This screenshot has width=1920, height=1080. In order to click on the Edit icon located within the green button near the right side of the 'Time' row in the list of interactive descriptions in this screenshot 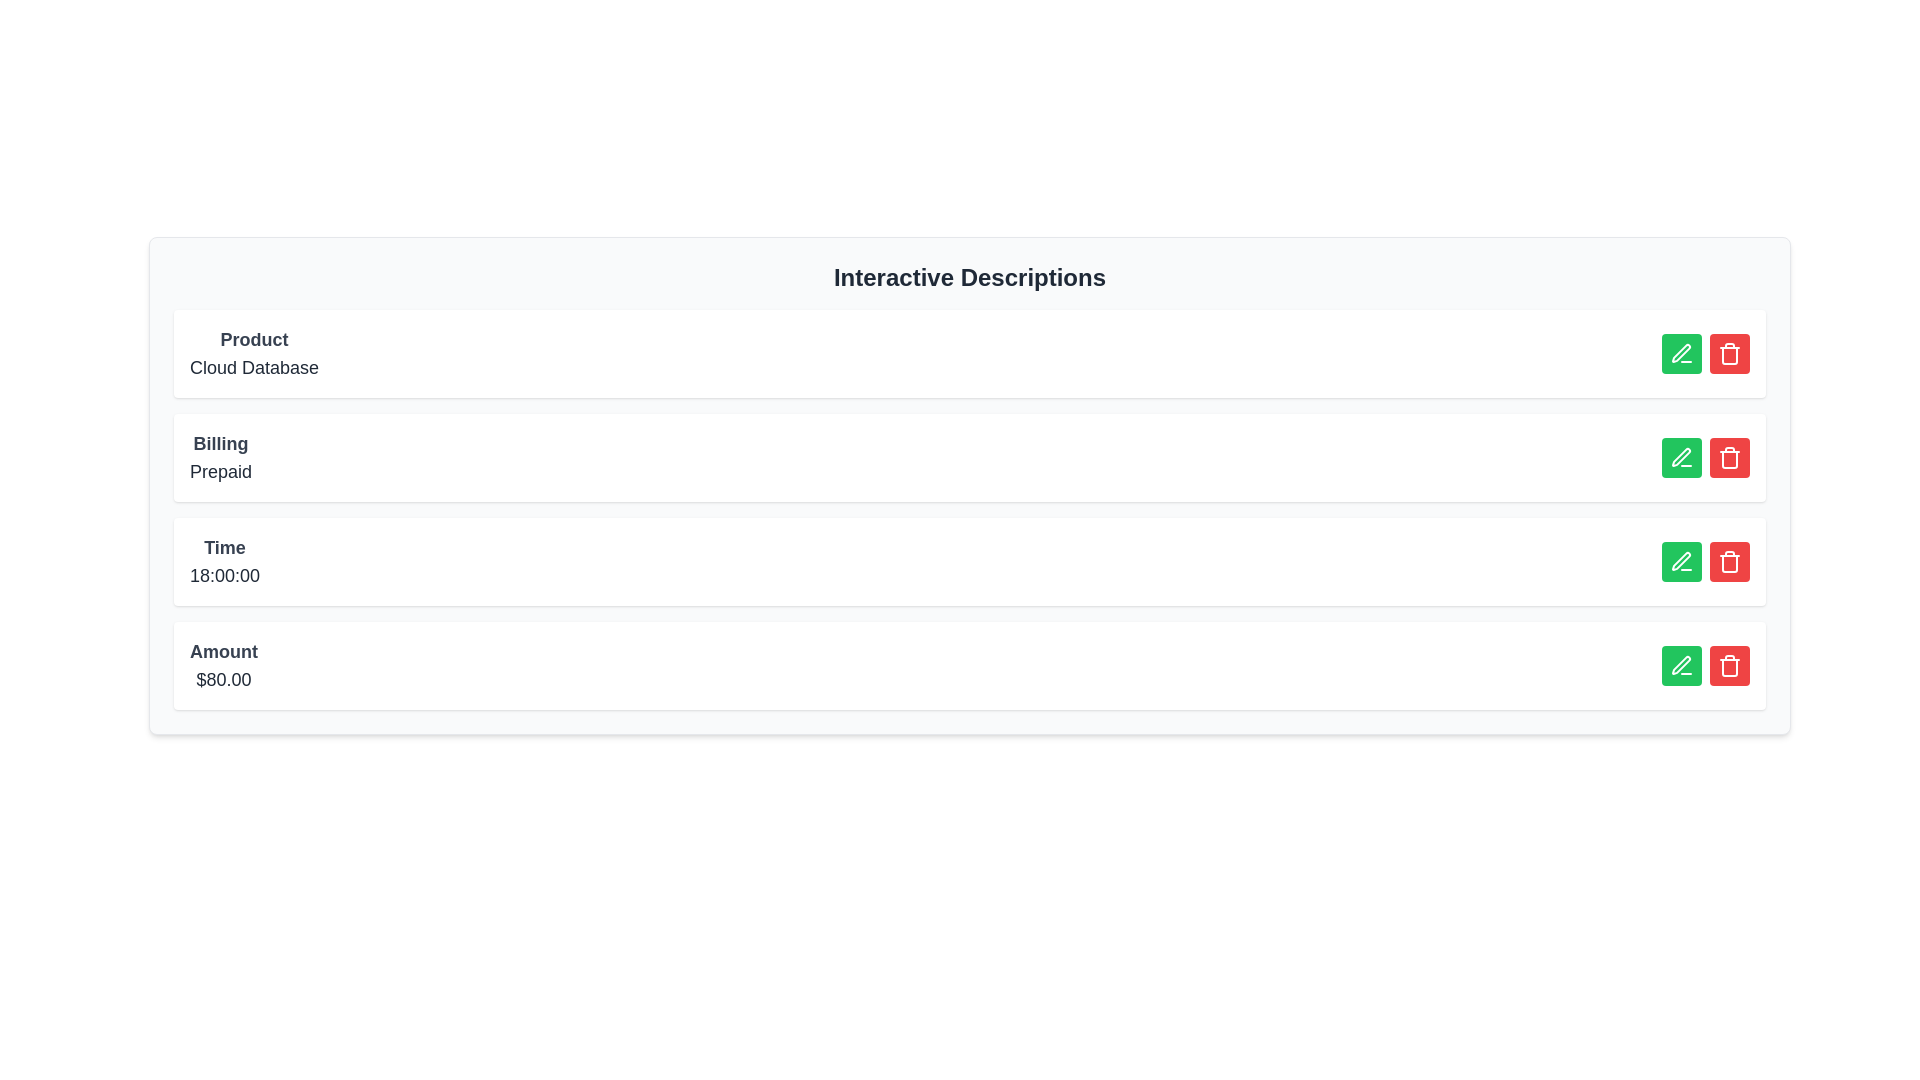, I will do `click(1680, 561)`.